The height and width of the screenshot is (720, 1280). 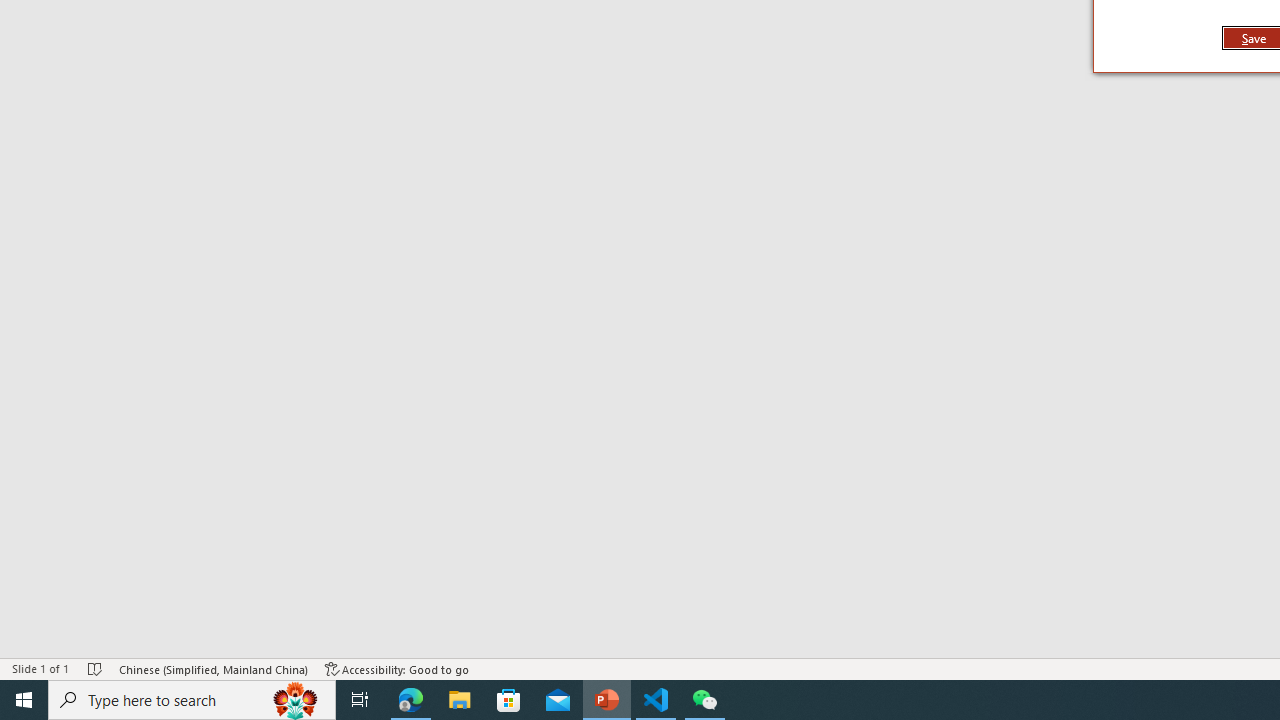 What do you see at coordinates (705, 698) in the screenshot?
I see `'WeChat - 1 running window'` at bounding box center [705, 698].